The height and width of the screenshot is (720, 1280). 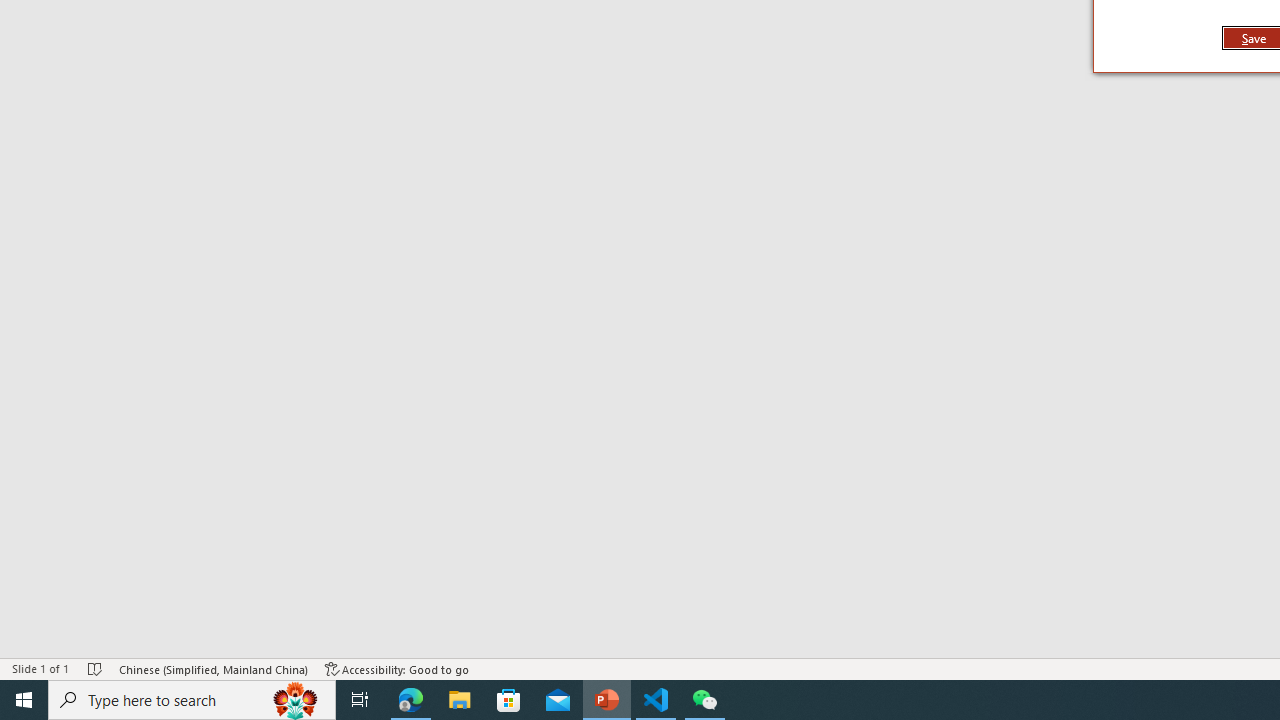 What do you see at coordinates (705, 698) in the screenshot?
I see `'WeChat - 1 running window'` at bounding box center [705, 698].